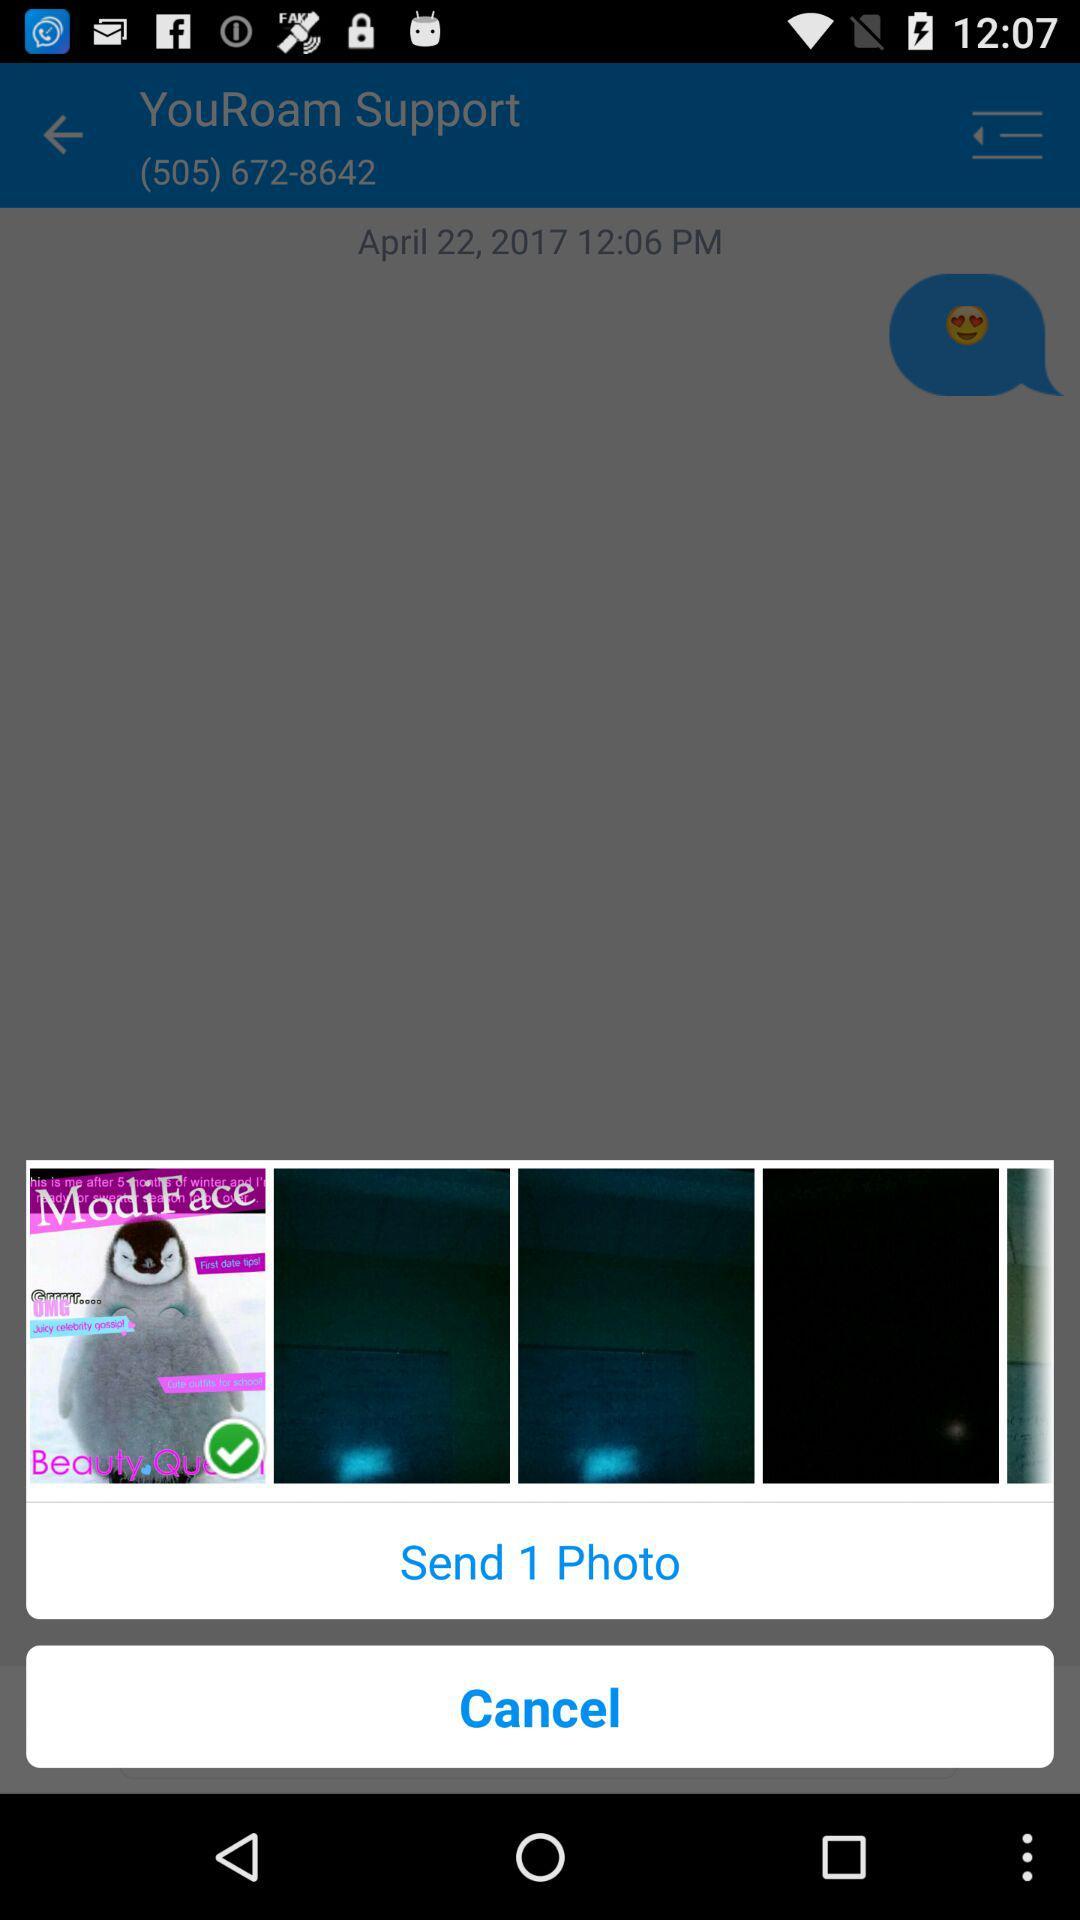 This screenshot has width=1080, height=1920. I want to click on media gallery, so click(146, 1325).